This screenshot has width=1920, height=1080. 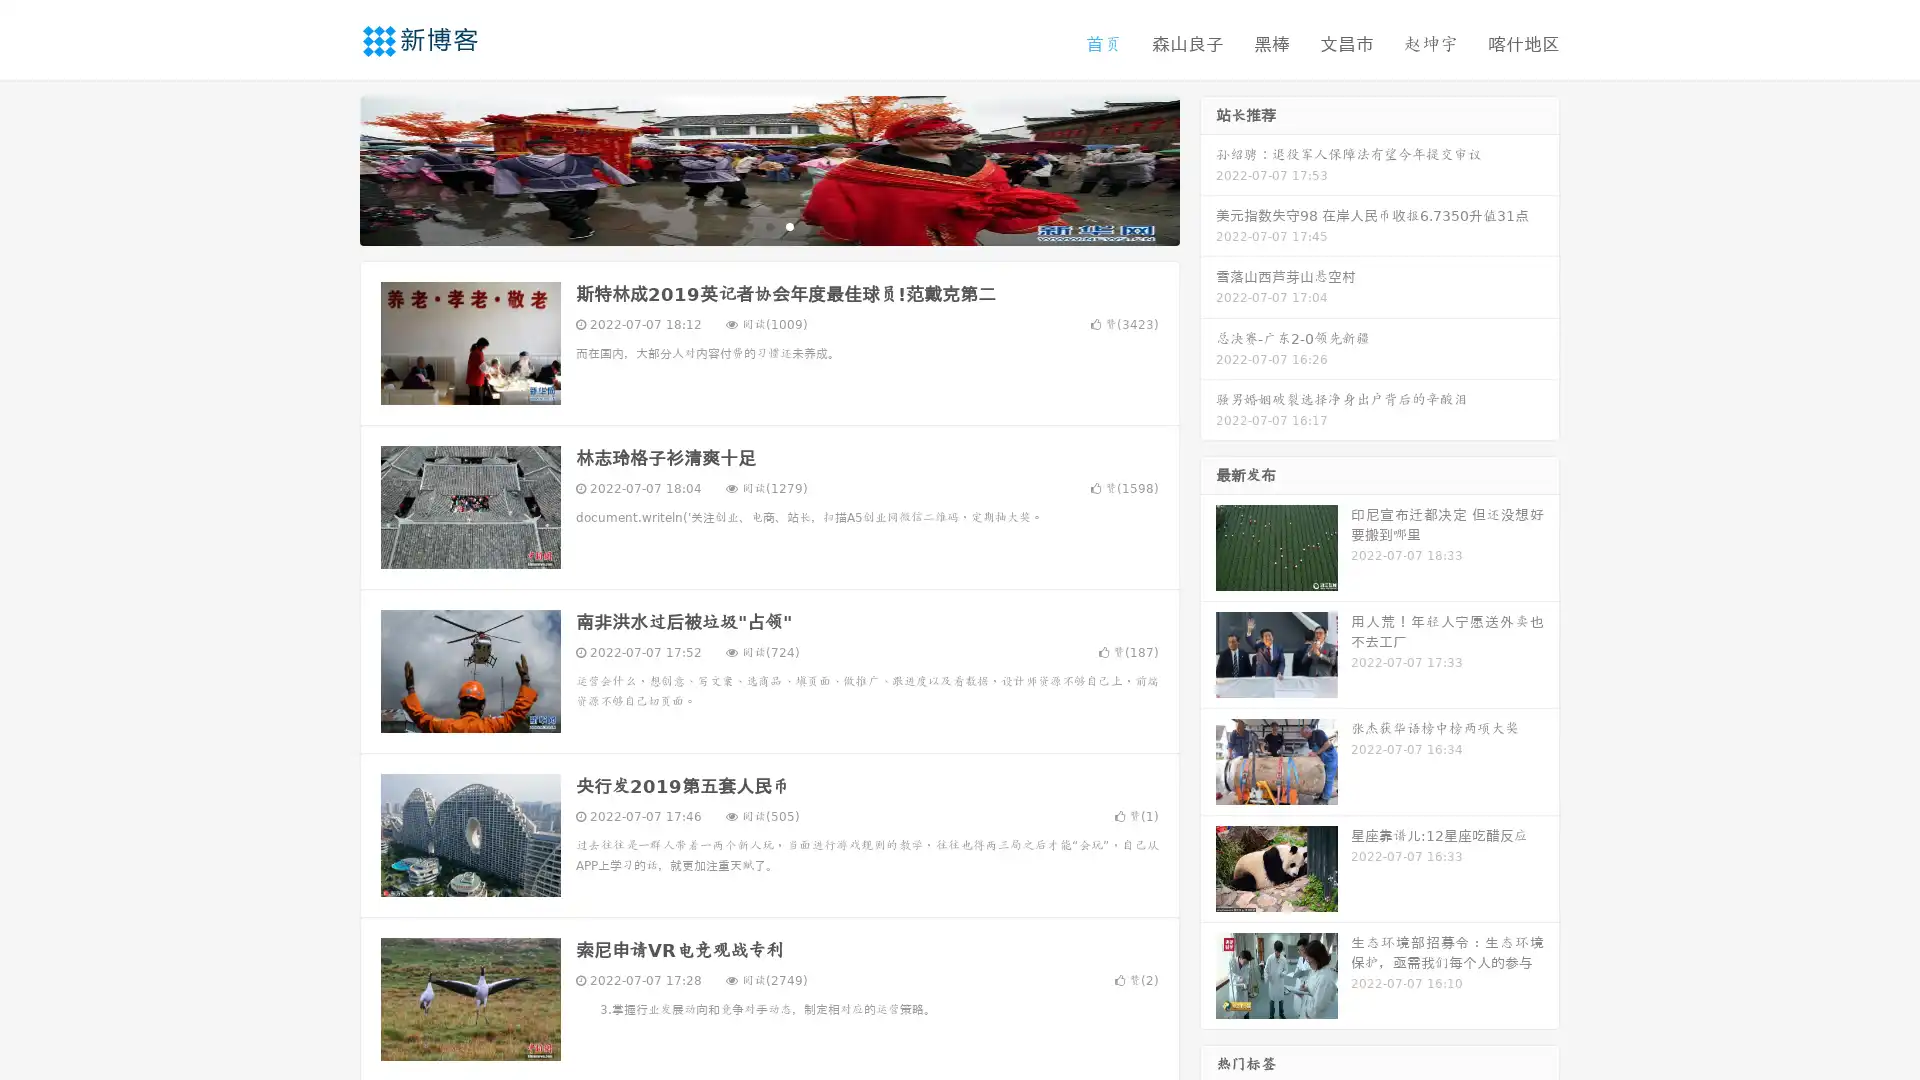 I want to click on Go to slide 1, so click(x=748, y=225).